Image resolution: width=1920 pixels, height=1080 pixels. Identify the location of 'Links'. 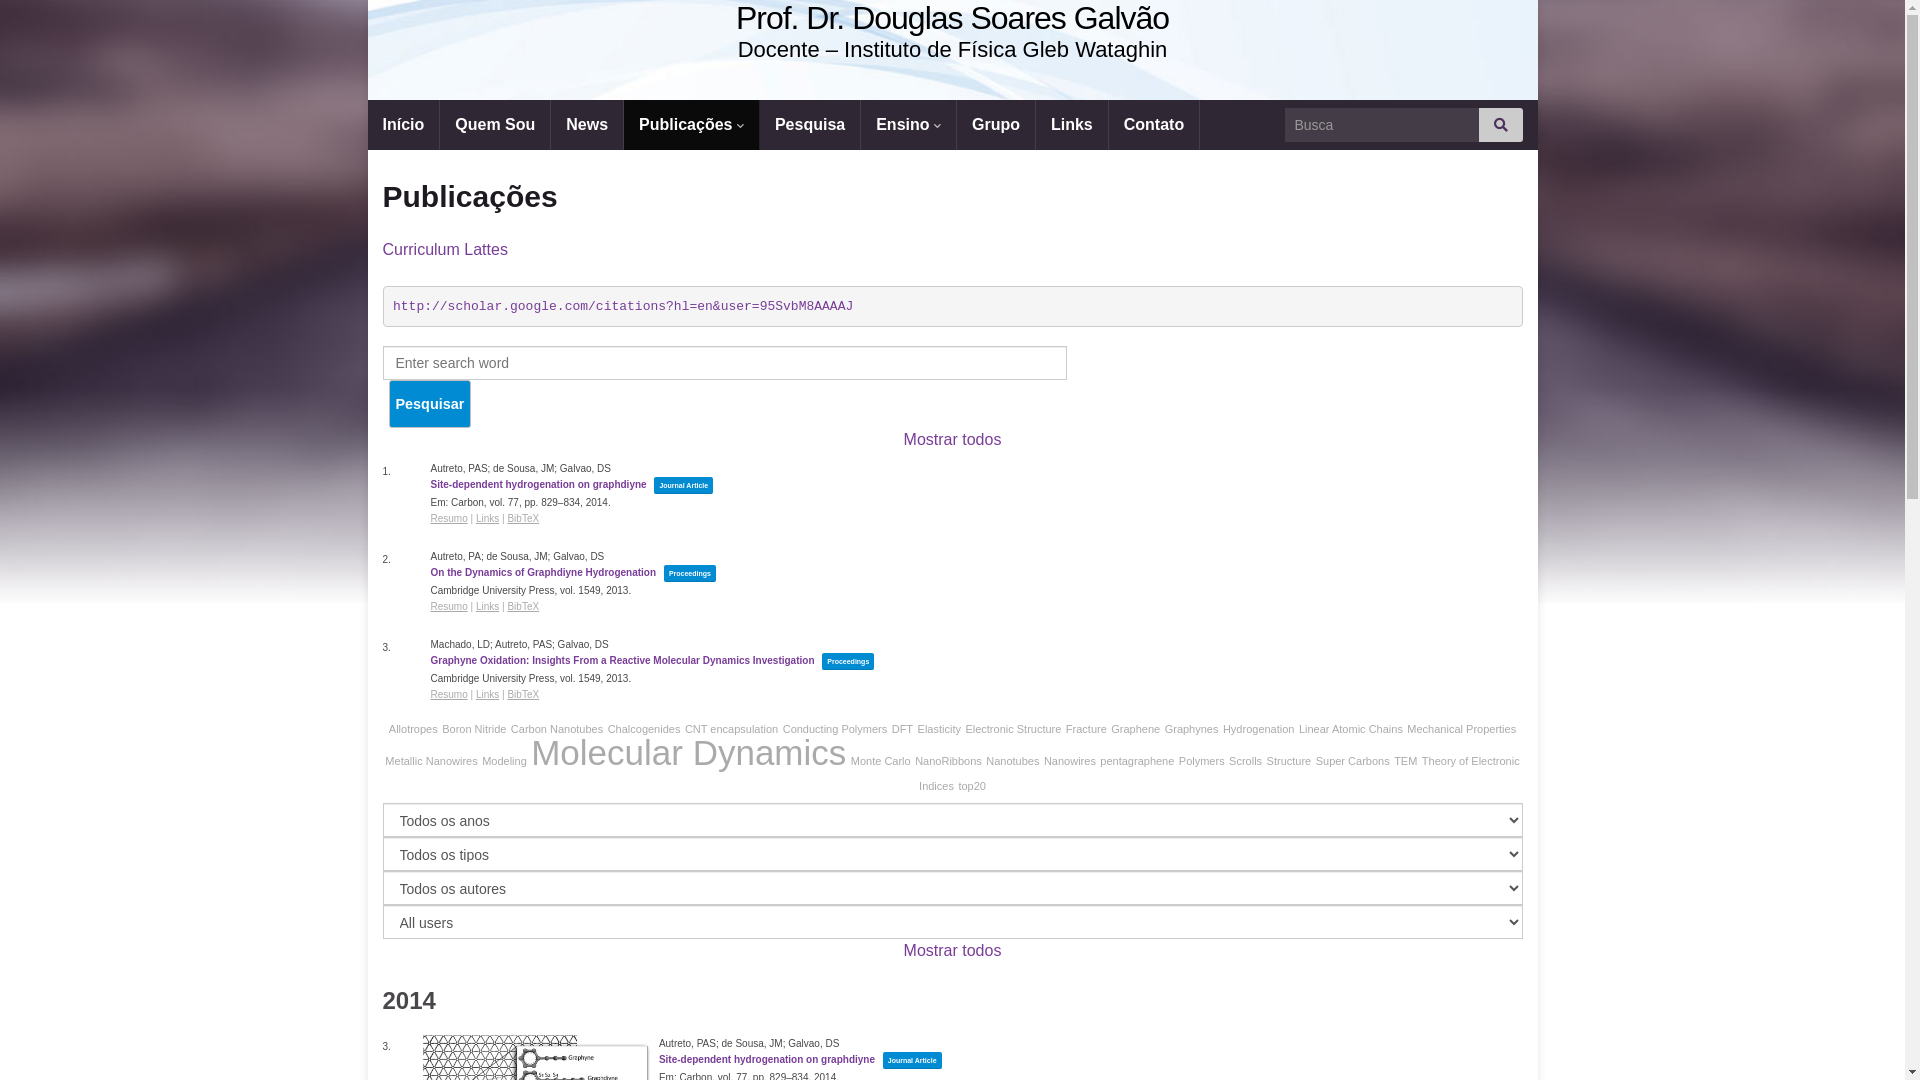
(487, 693).